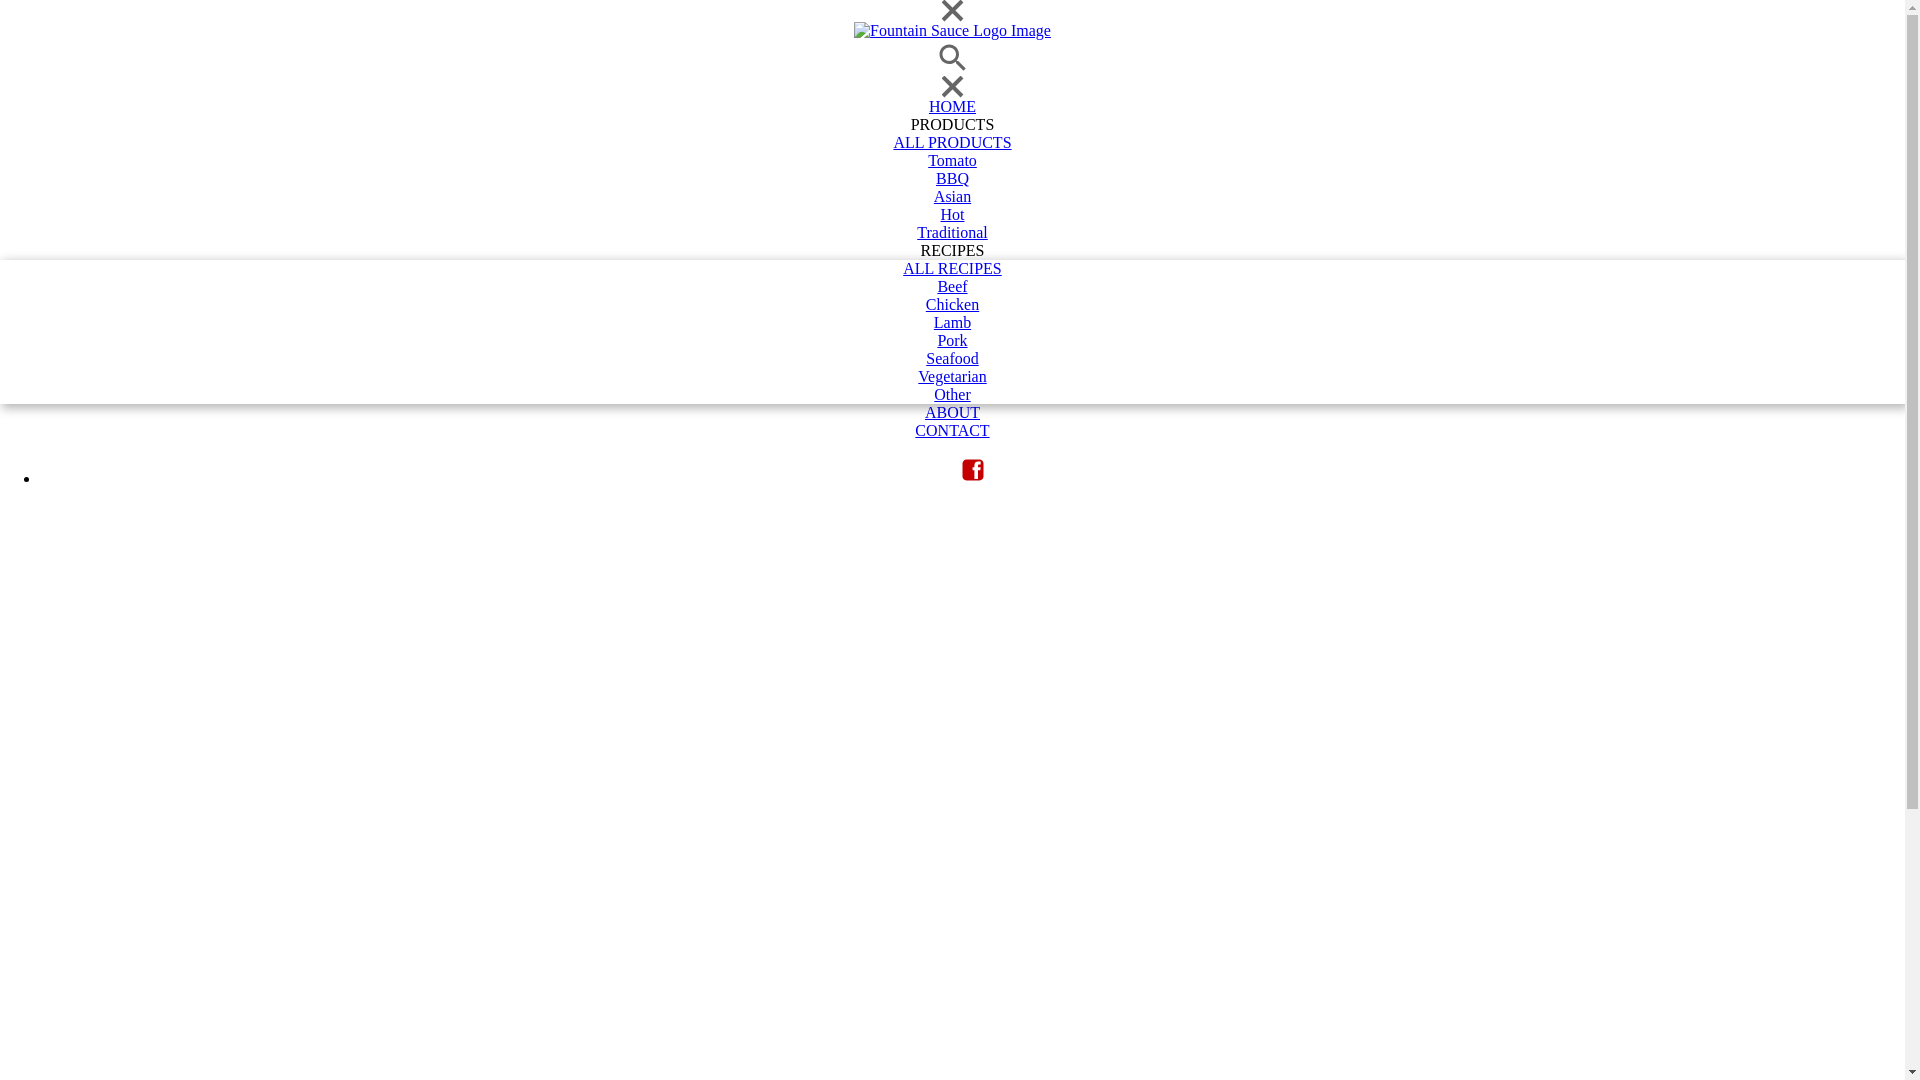  Describe the element at coordinates (951, 177) in the screenshot. I see `'BBQ'` at that location.